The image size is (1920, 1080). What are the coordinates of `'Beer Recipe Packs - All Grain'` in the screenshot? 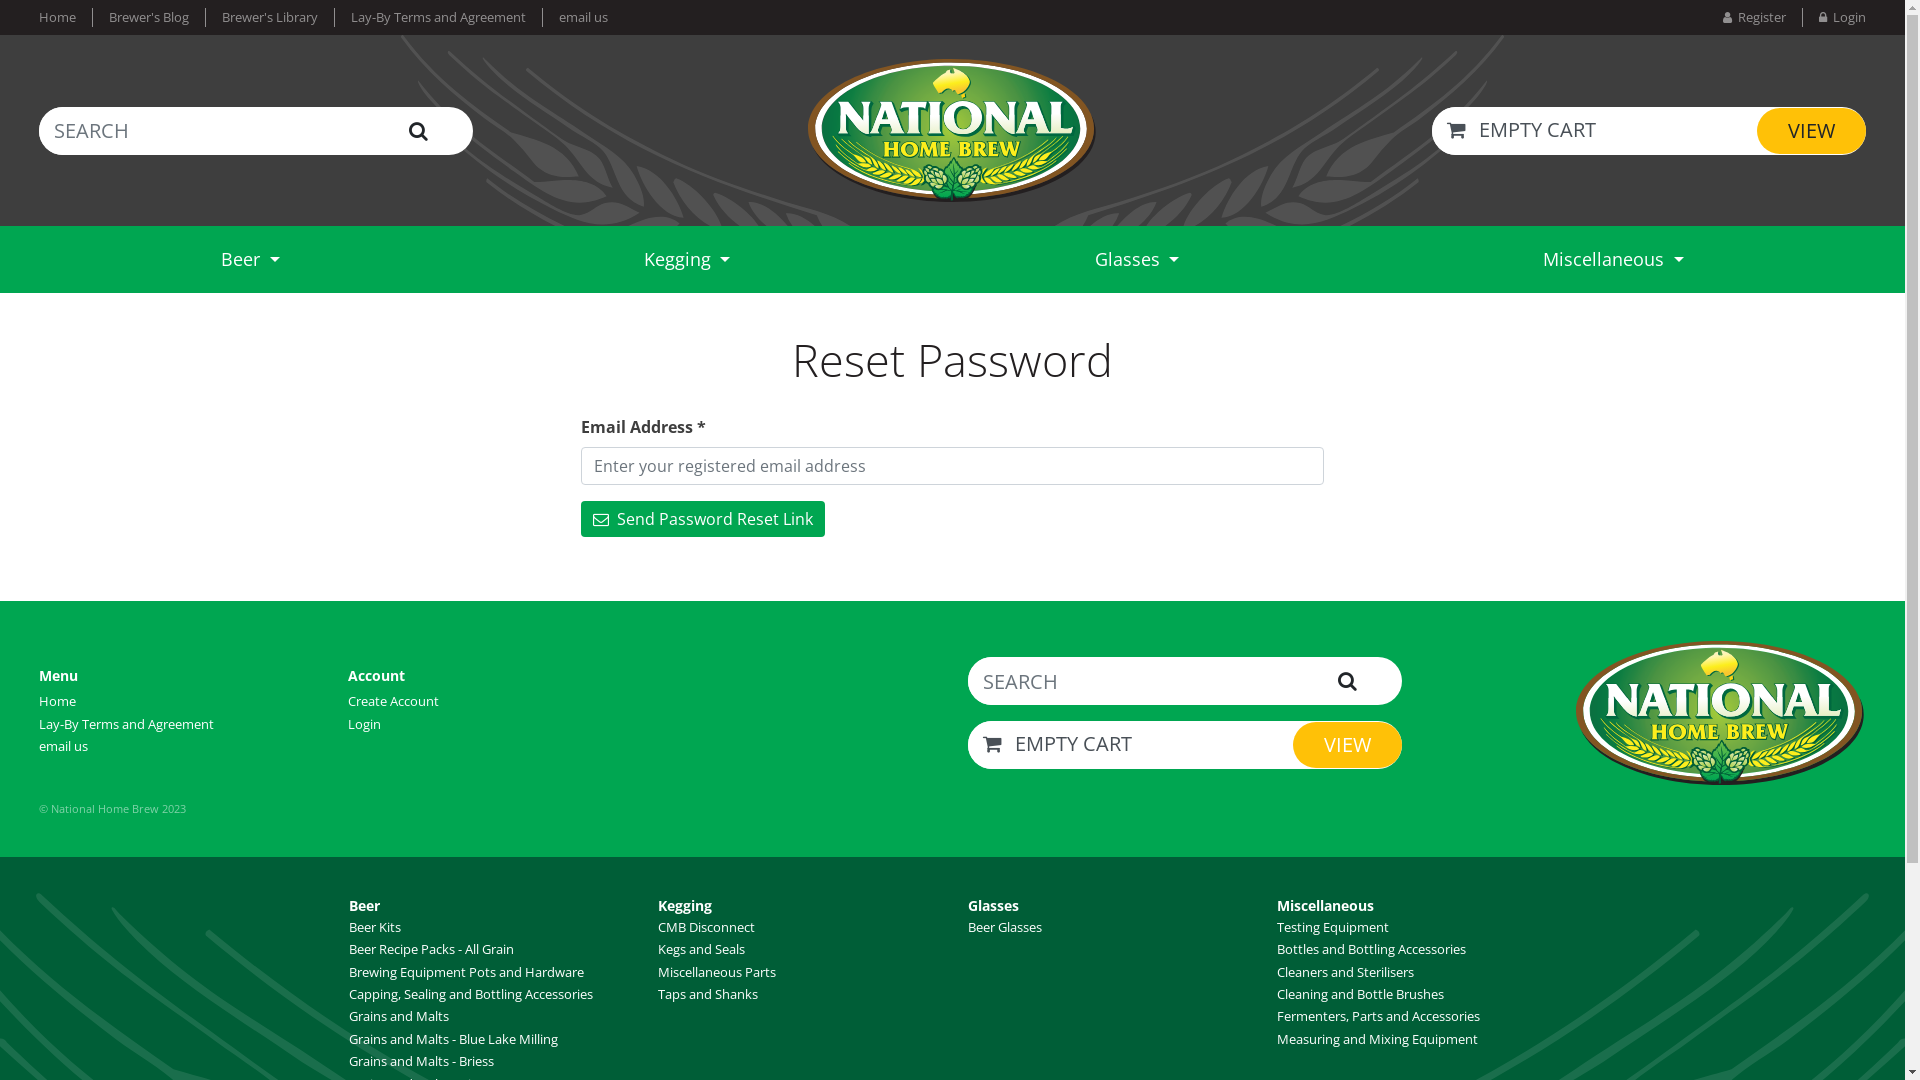 It's located at (430, 947).